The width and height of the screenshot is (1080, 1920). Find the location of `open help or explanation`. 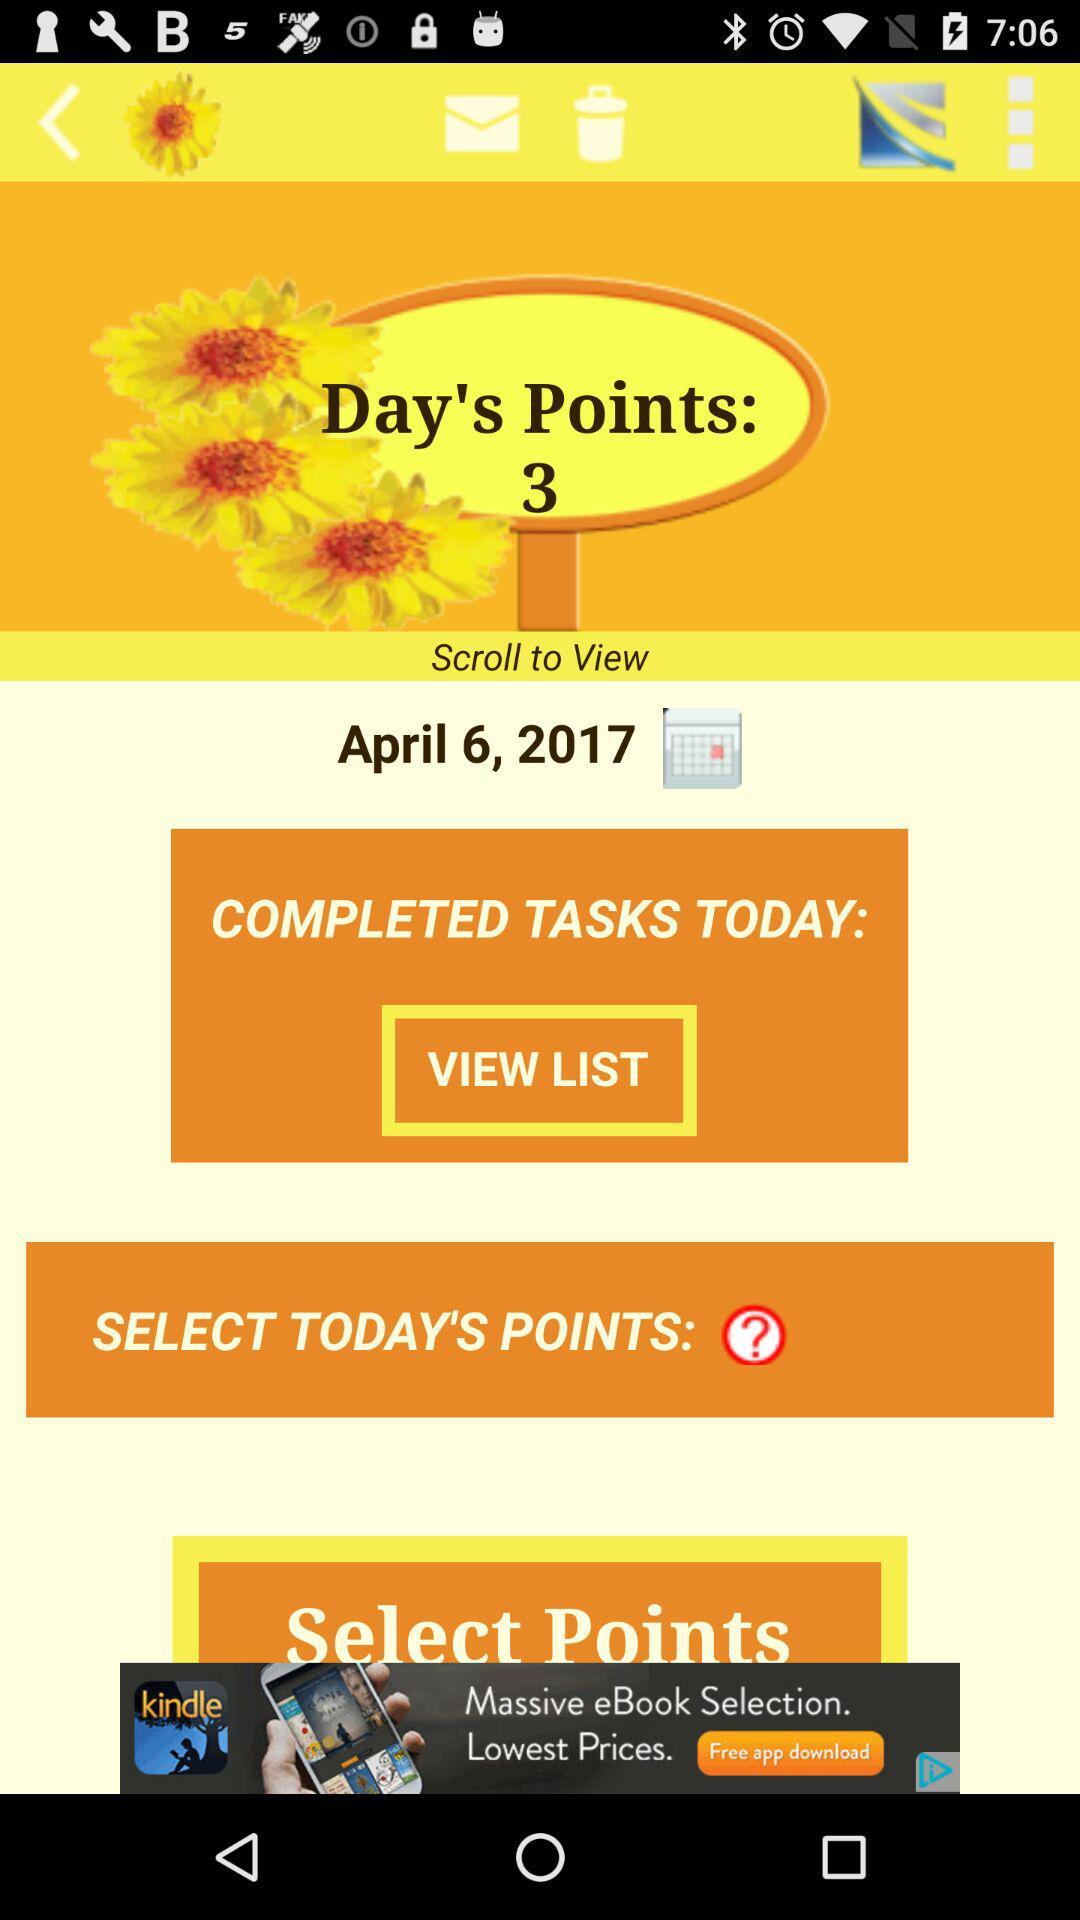

open help or explanation is located at coordinates (754, 1335).